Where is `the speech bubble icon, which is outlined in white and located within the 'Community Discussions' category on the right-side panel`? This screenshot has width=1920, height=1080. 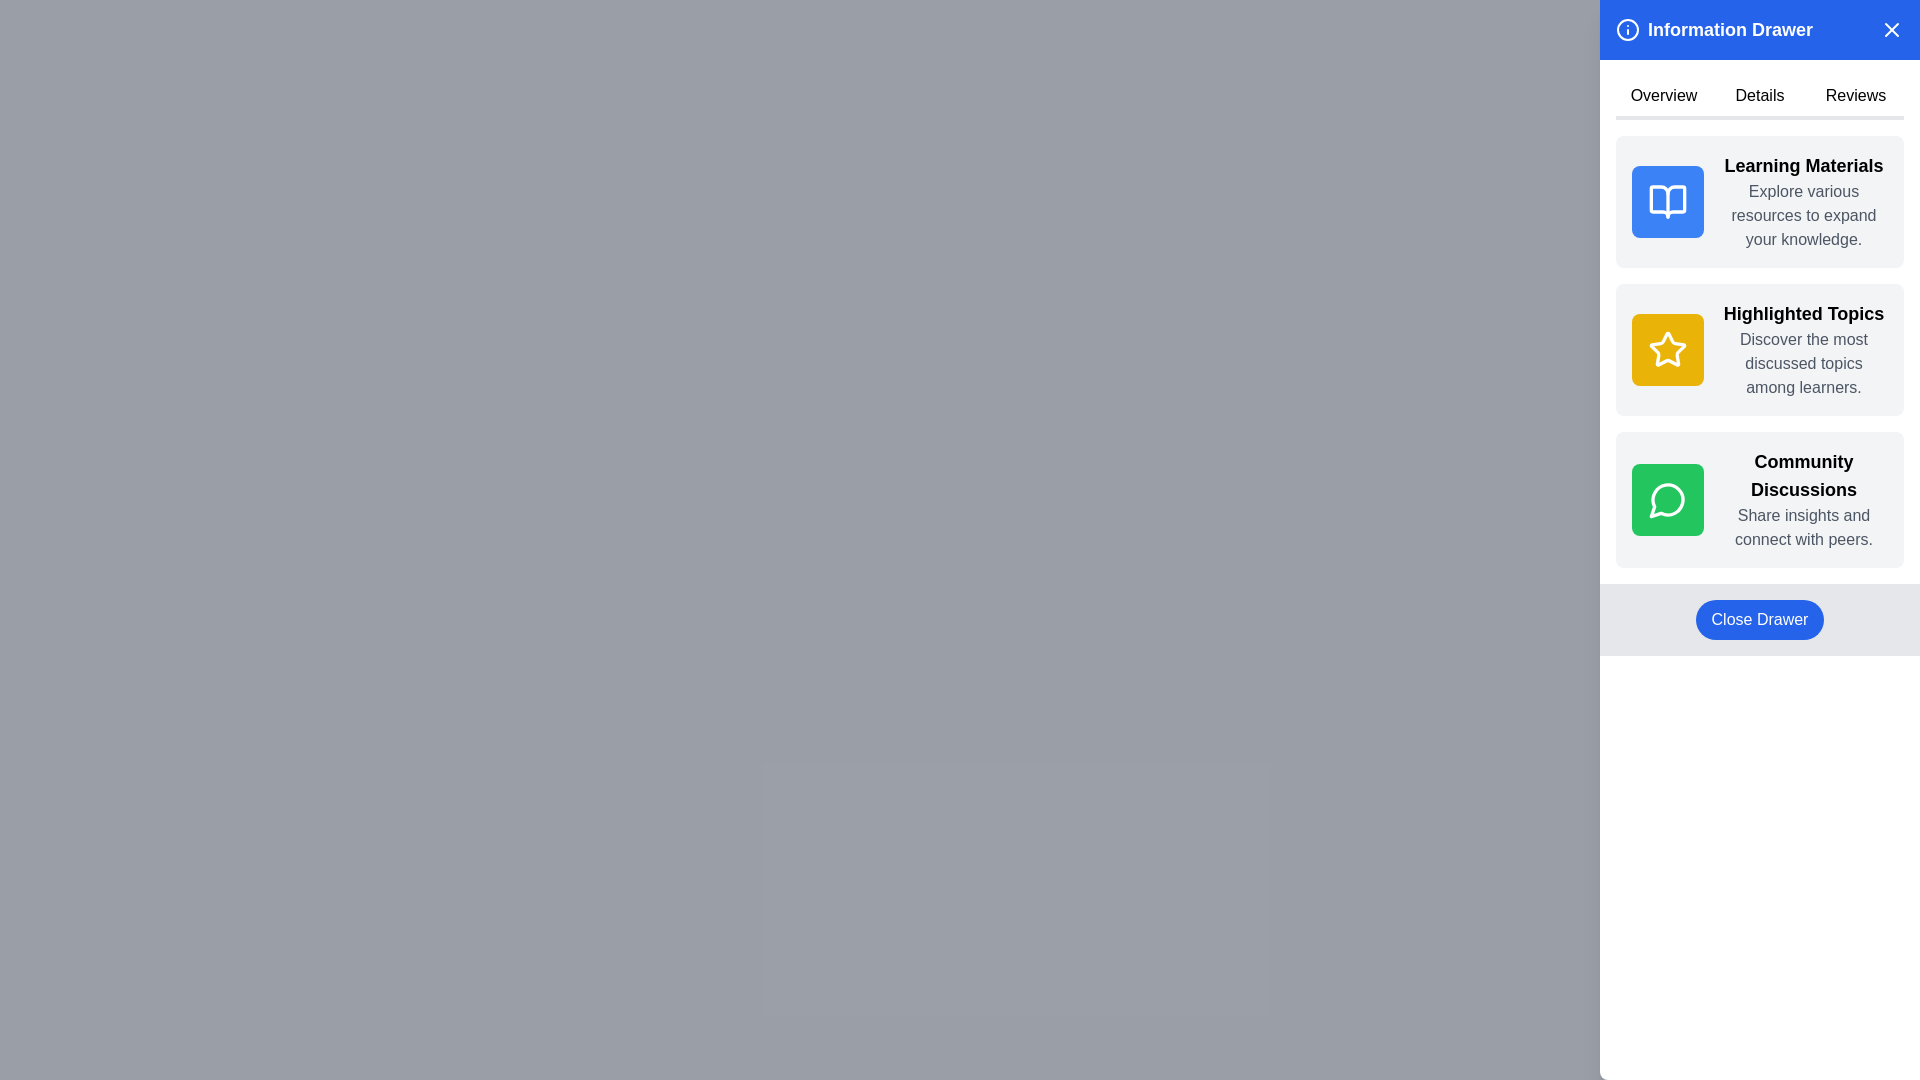 the speech bubble icon, which is outlined in white and located within the 'Community Discussions' category on the right-side panel is located at coordinates (1667, 499).